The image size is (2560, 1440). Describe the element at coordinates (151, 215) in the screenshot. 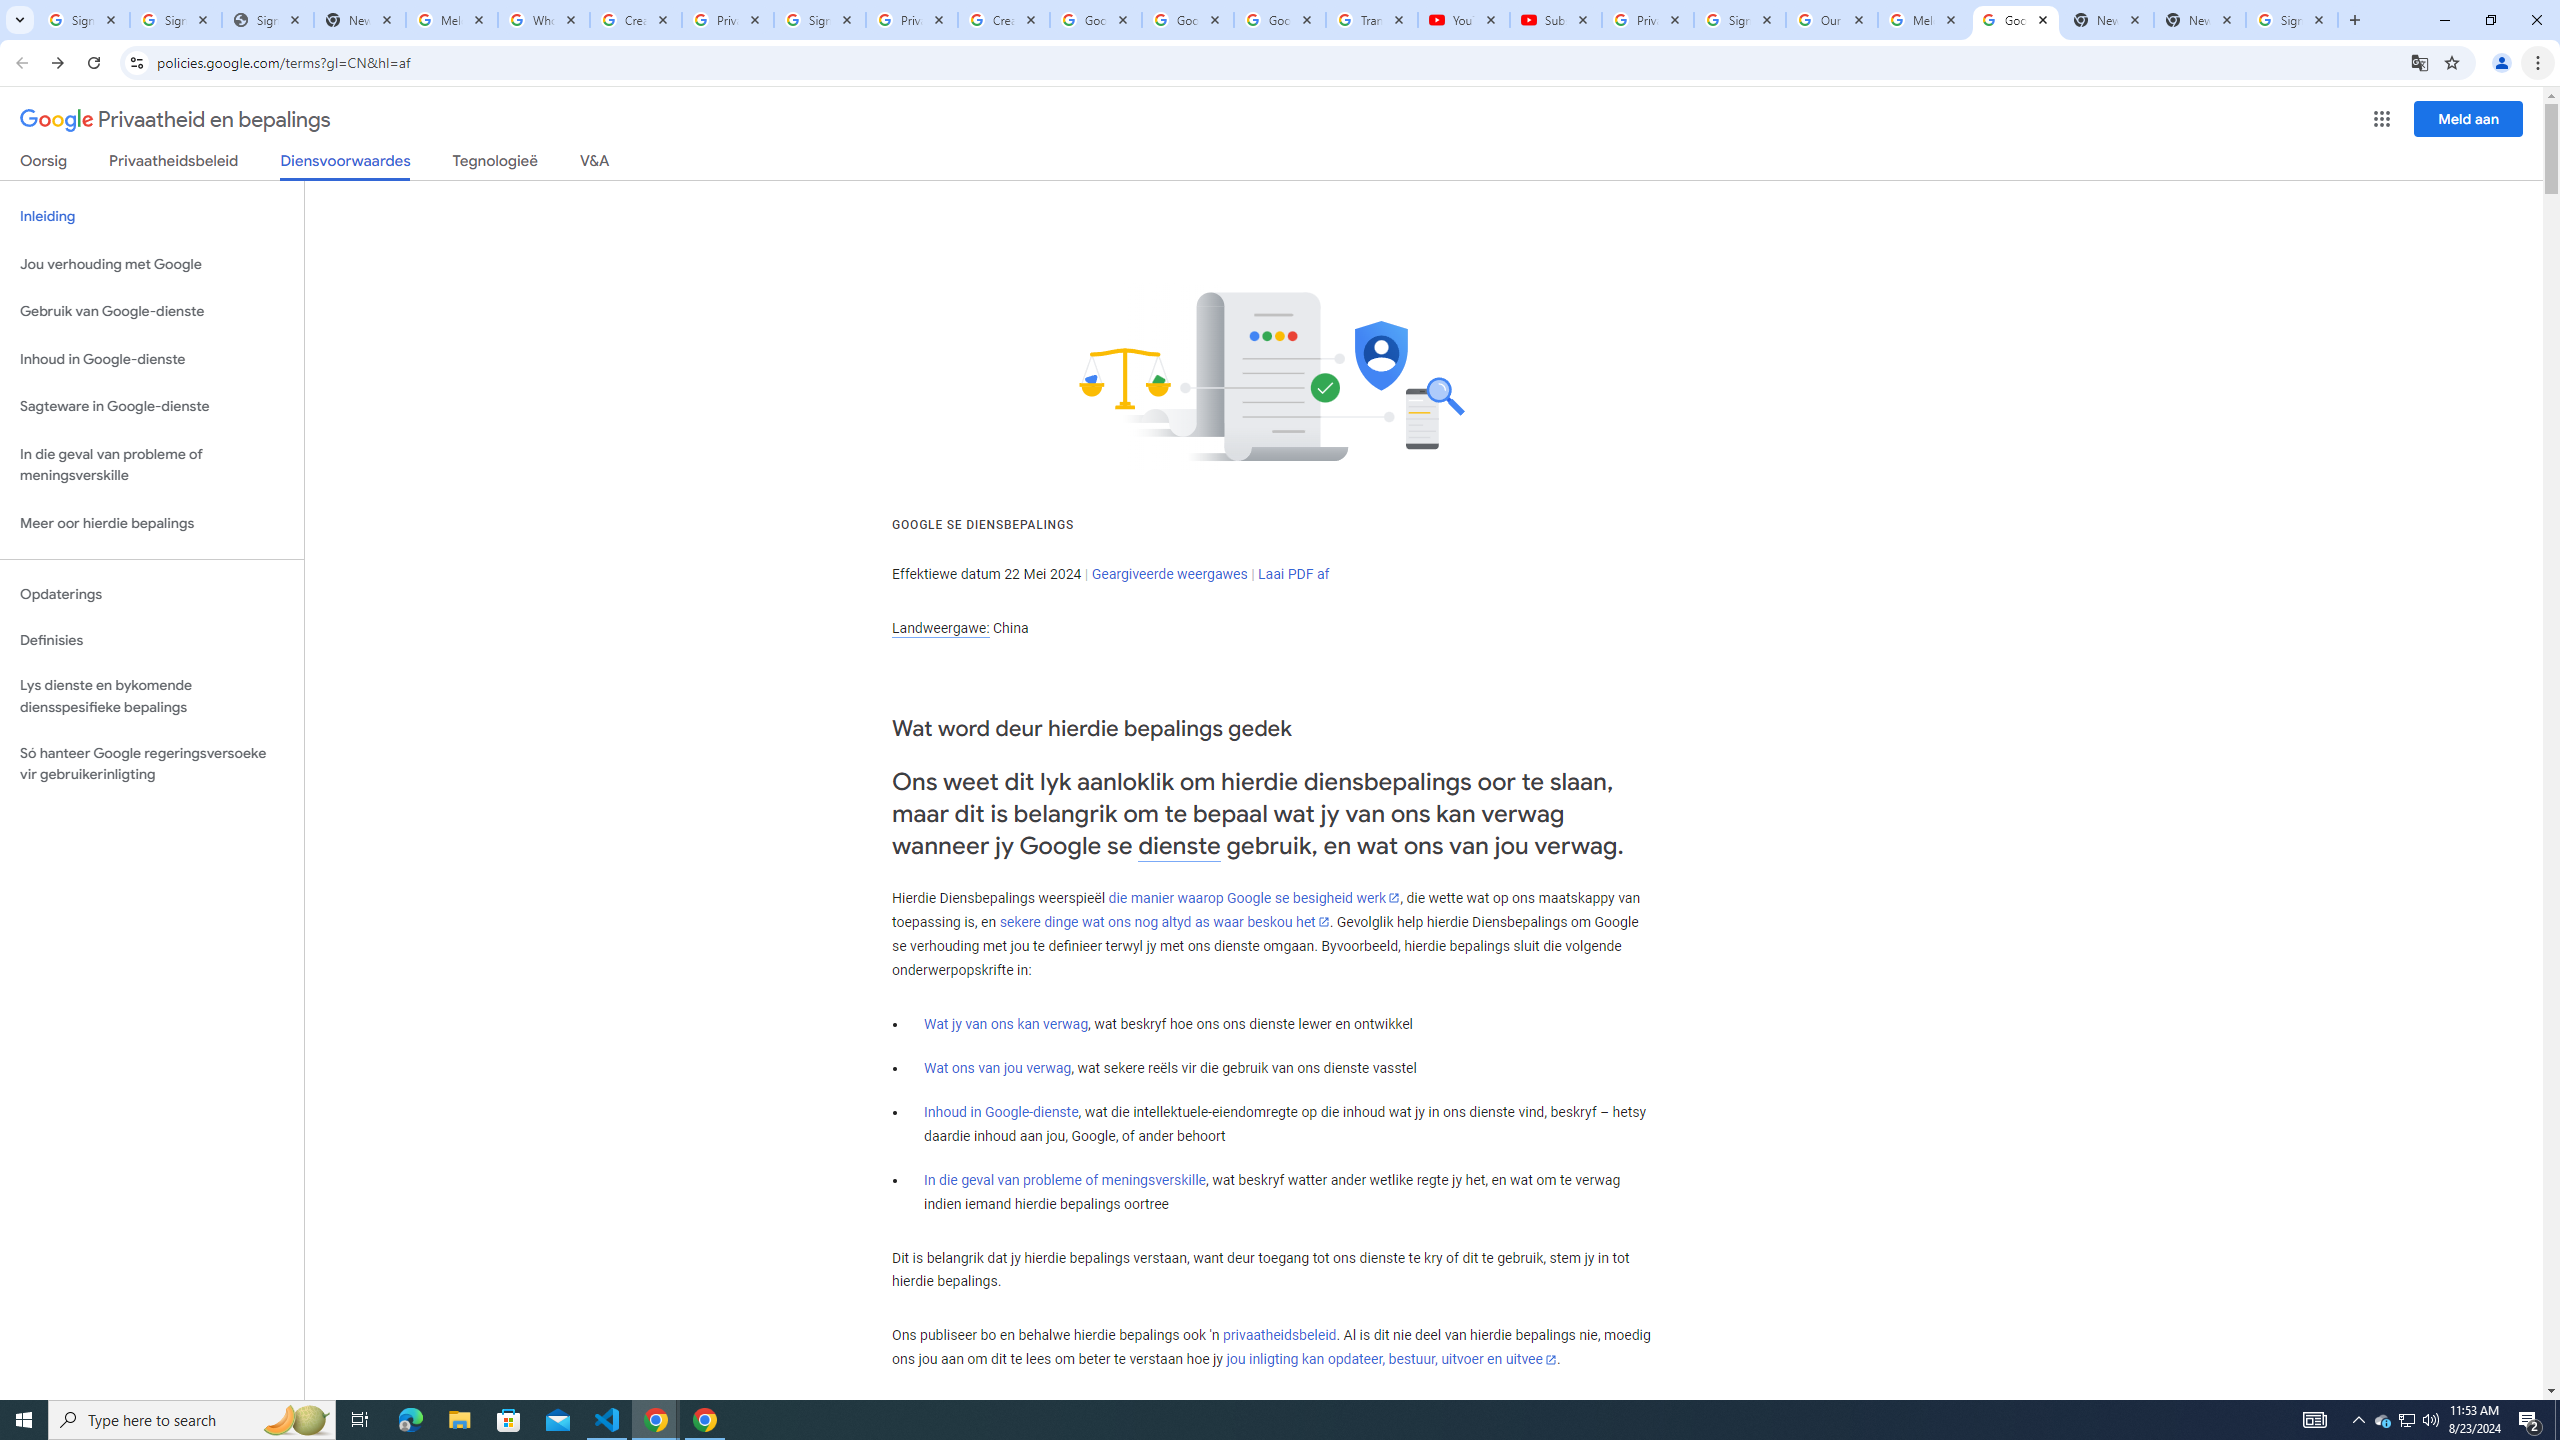

I see `'Inleiding'` at that location.